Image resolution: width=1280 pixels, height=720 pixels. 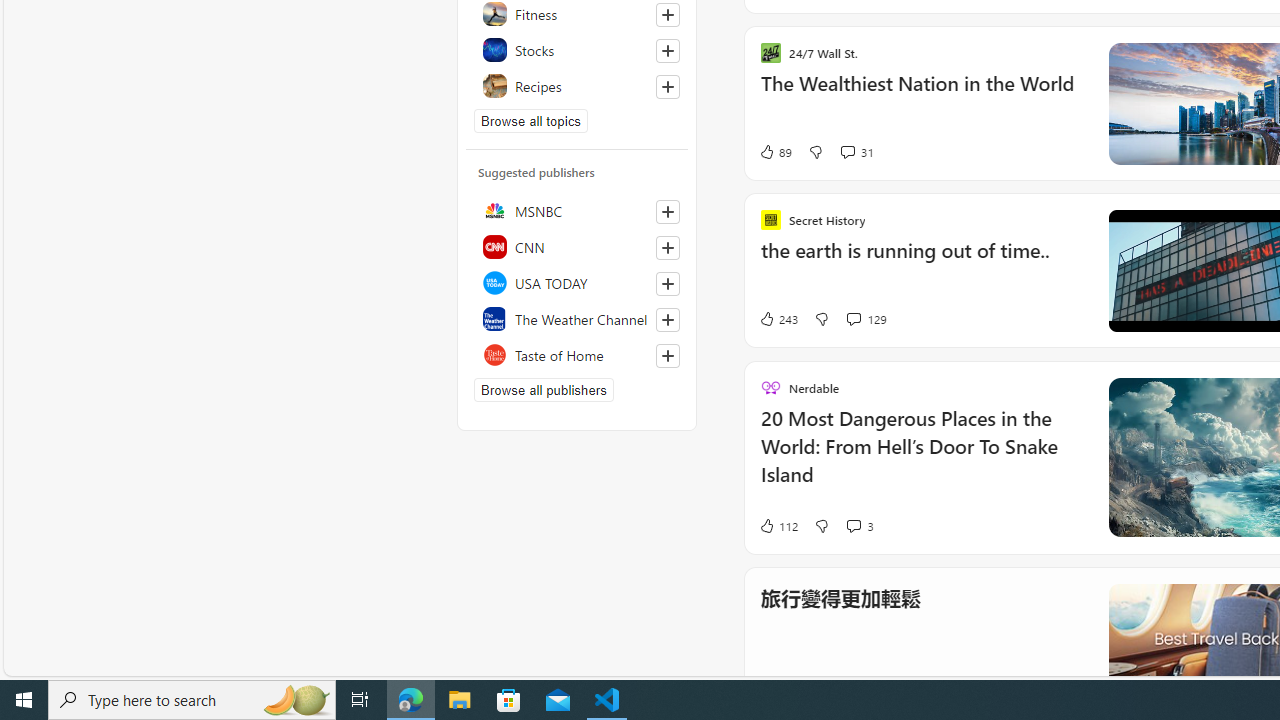 I want to click on 'Follow this source', so click(x=668, y=355).